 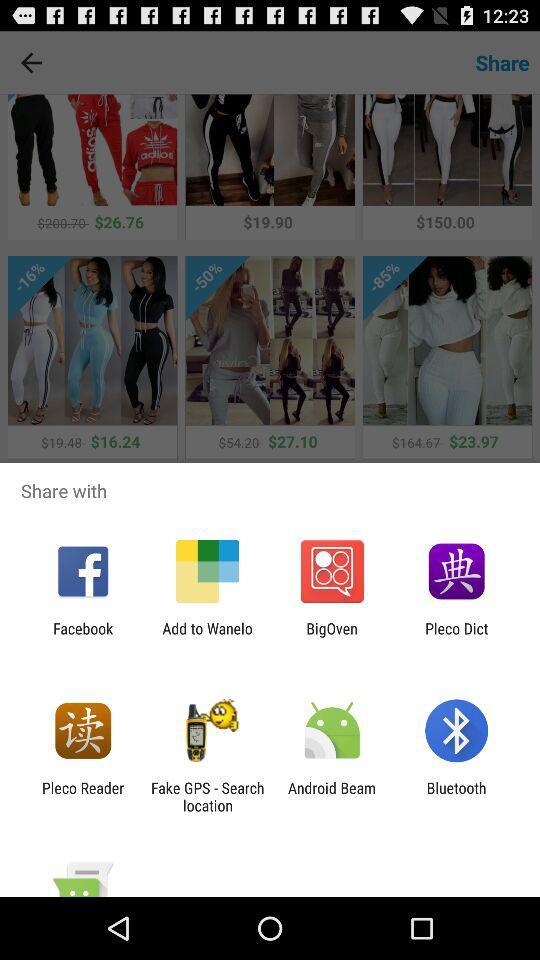 I want to click on item next to add to wanelo app, so click(x=82, y=636).